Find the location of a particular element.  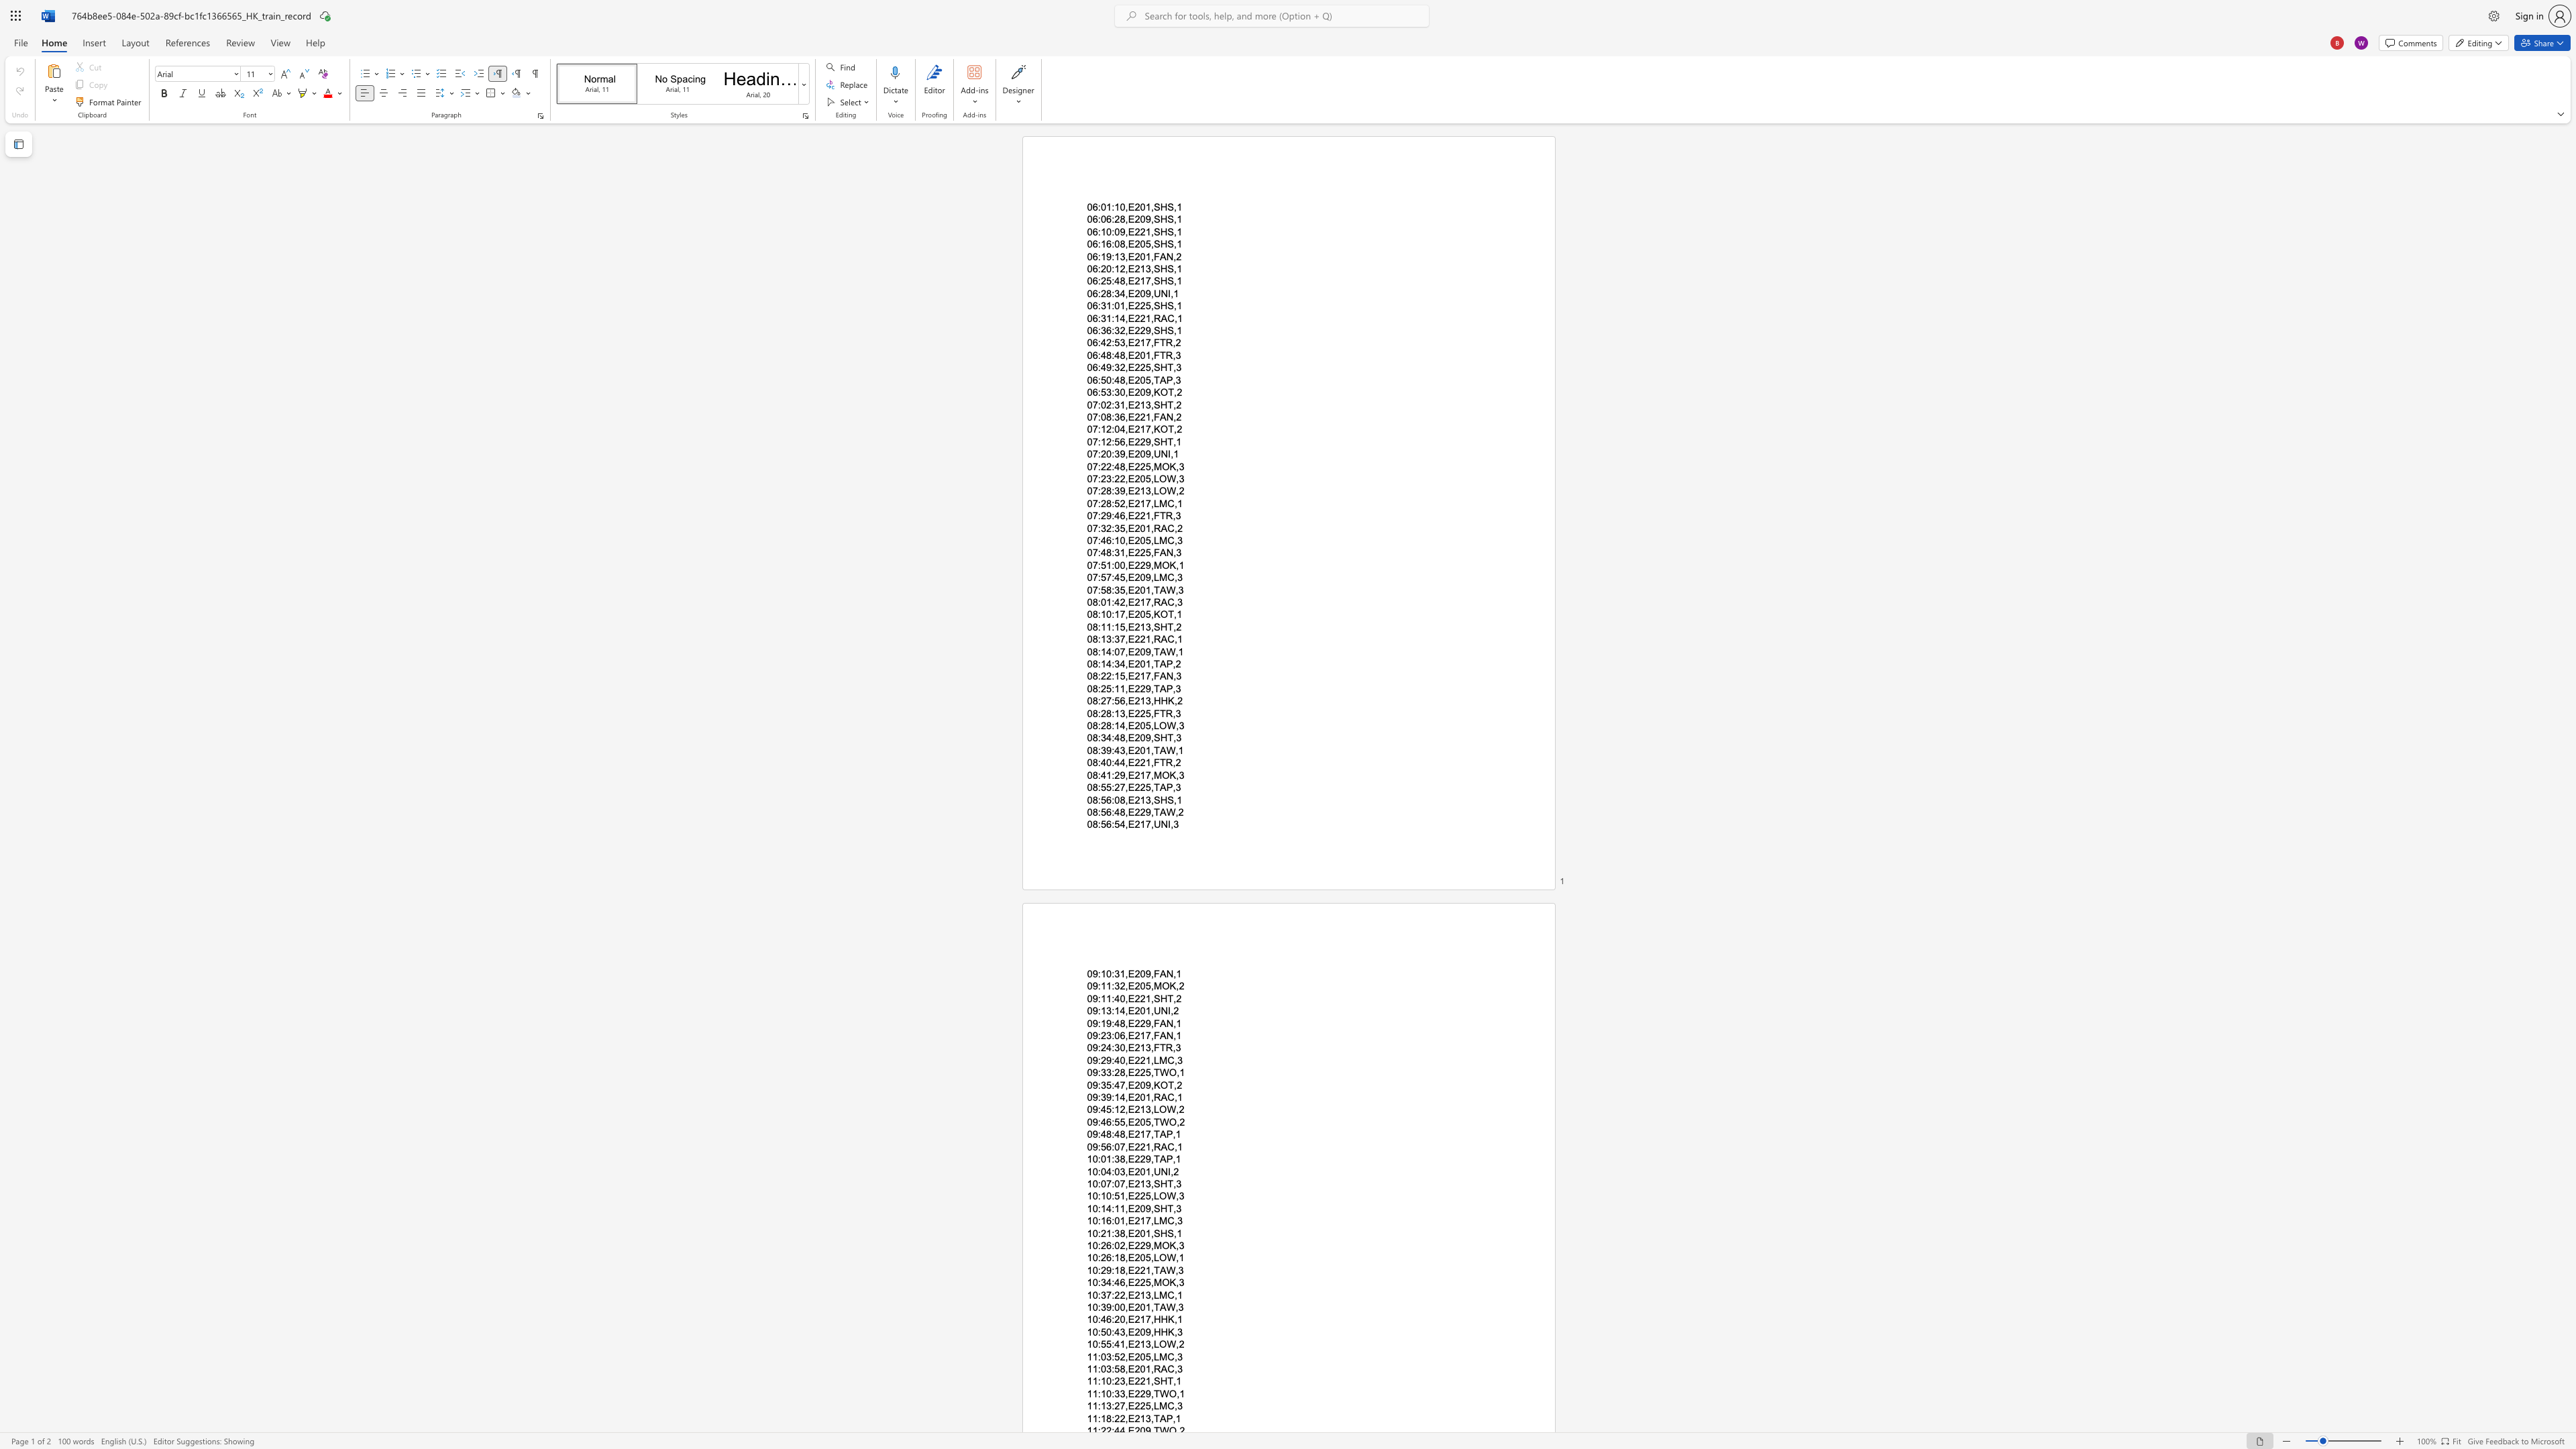

the space between the continuous character "1" and "," in the text is located at coordinates (1149, 1171).